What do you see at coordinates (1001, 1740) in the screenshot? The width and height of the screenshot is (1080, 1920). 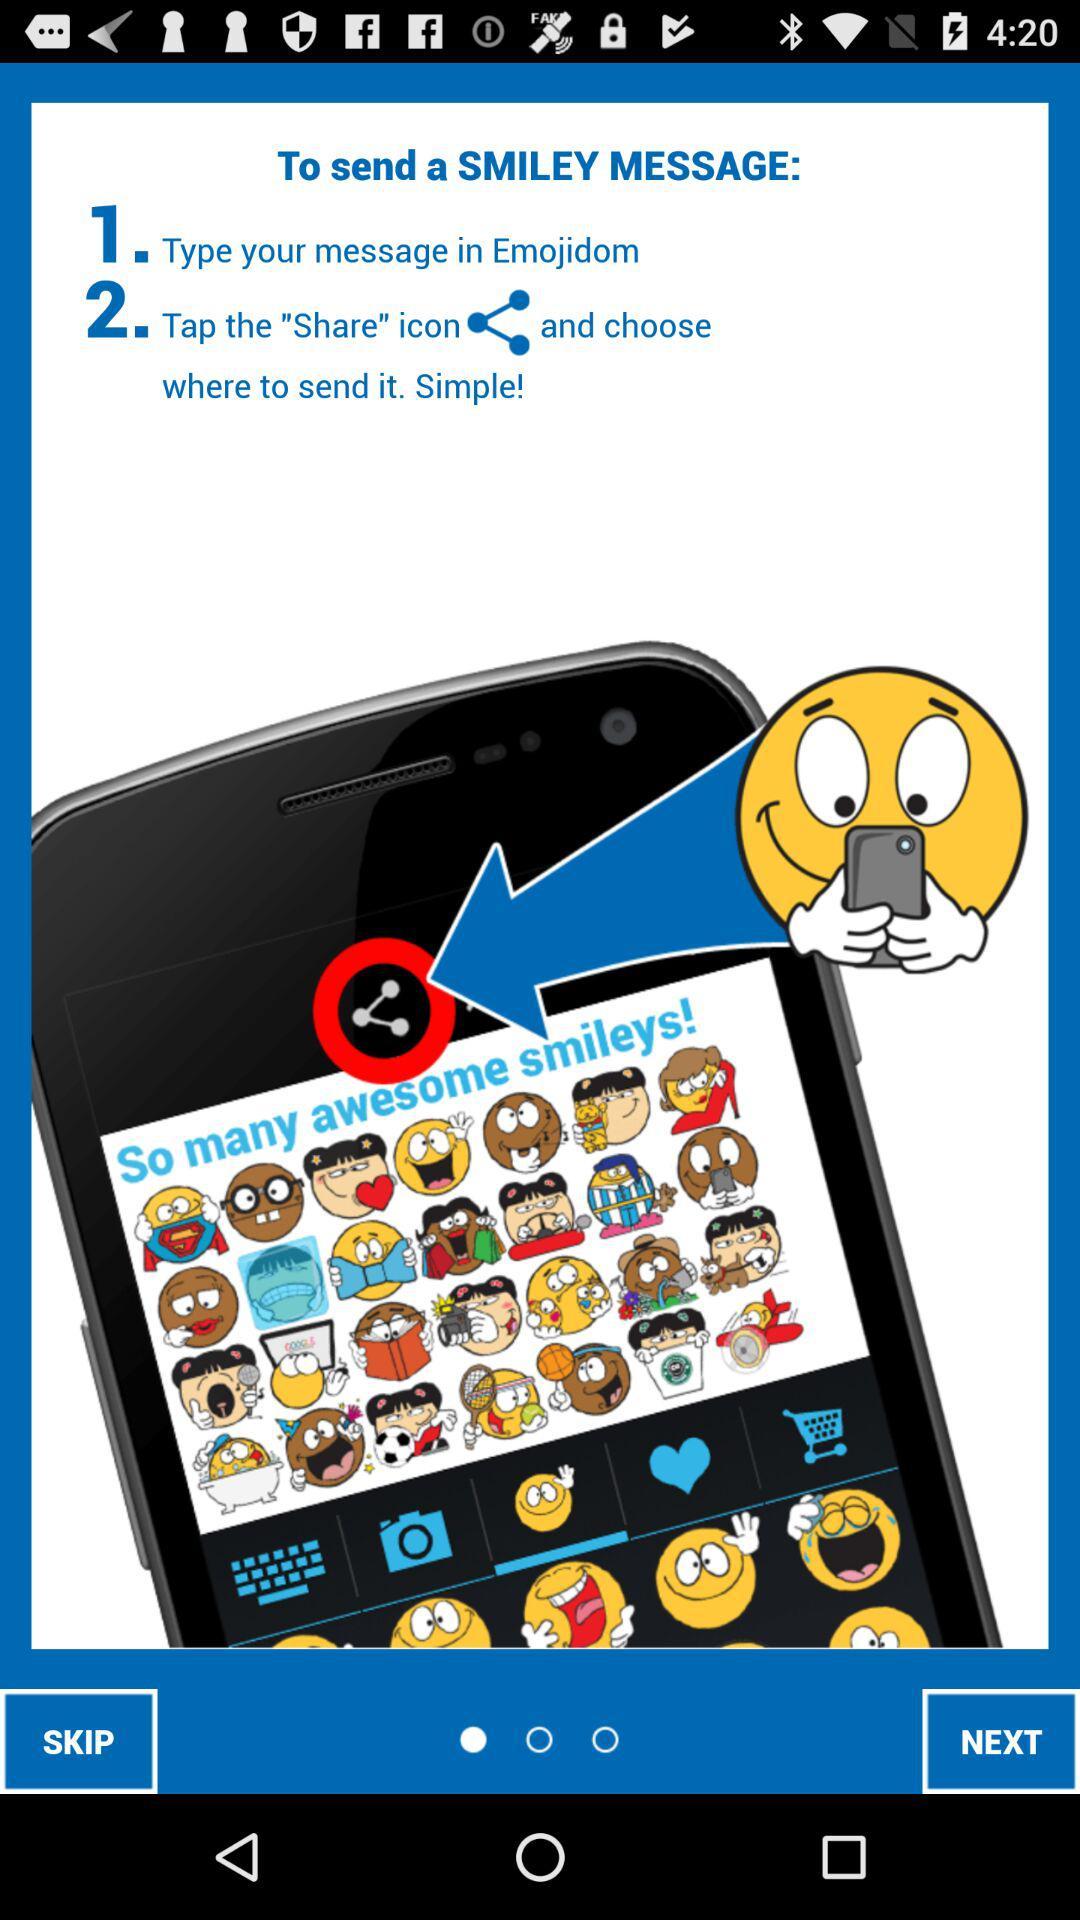 I see `the button at the bottom right corner` at bounding box center [1001, 1740].